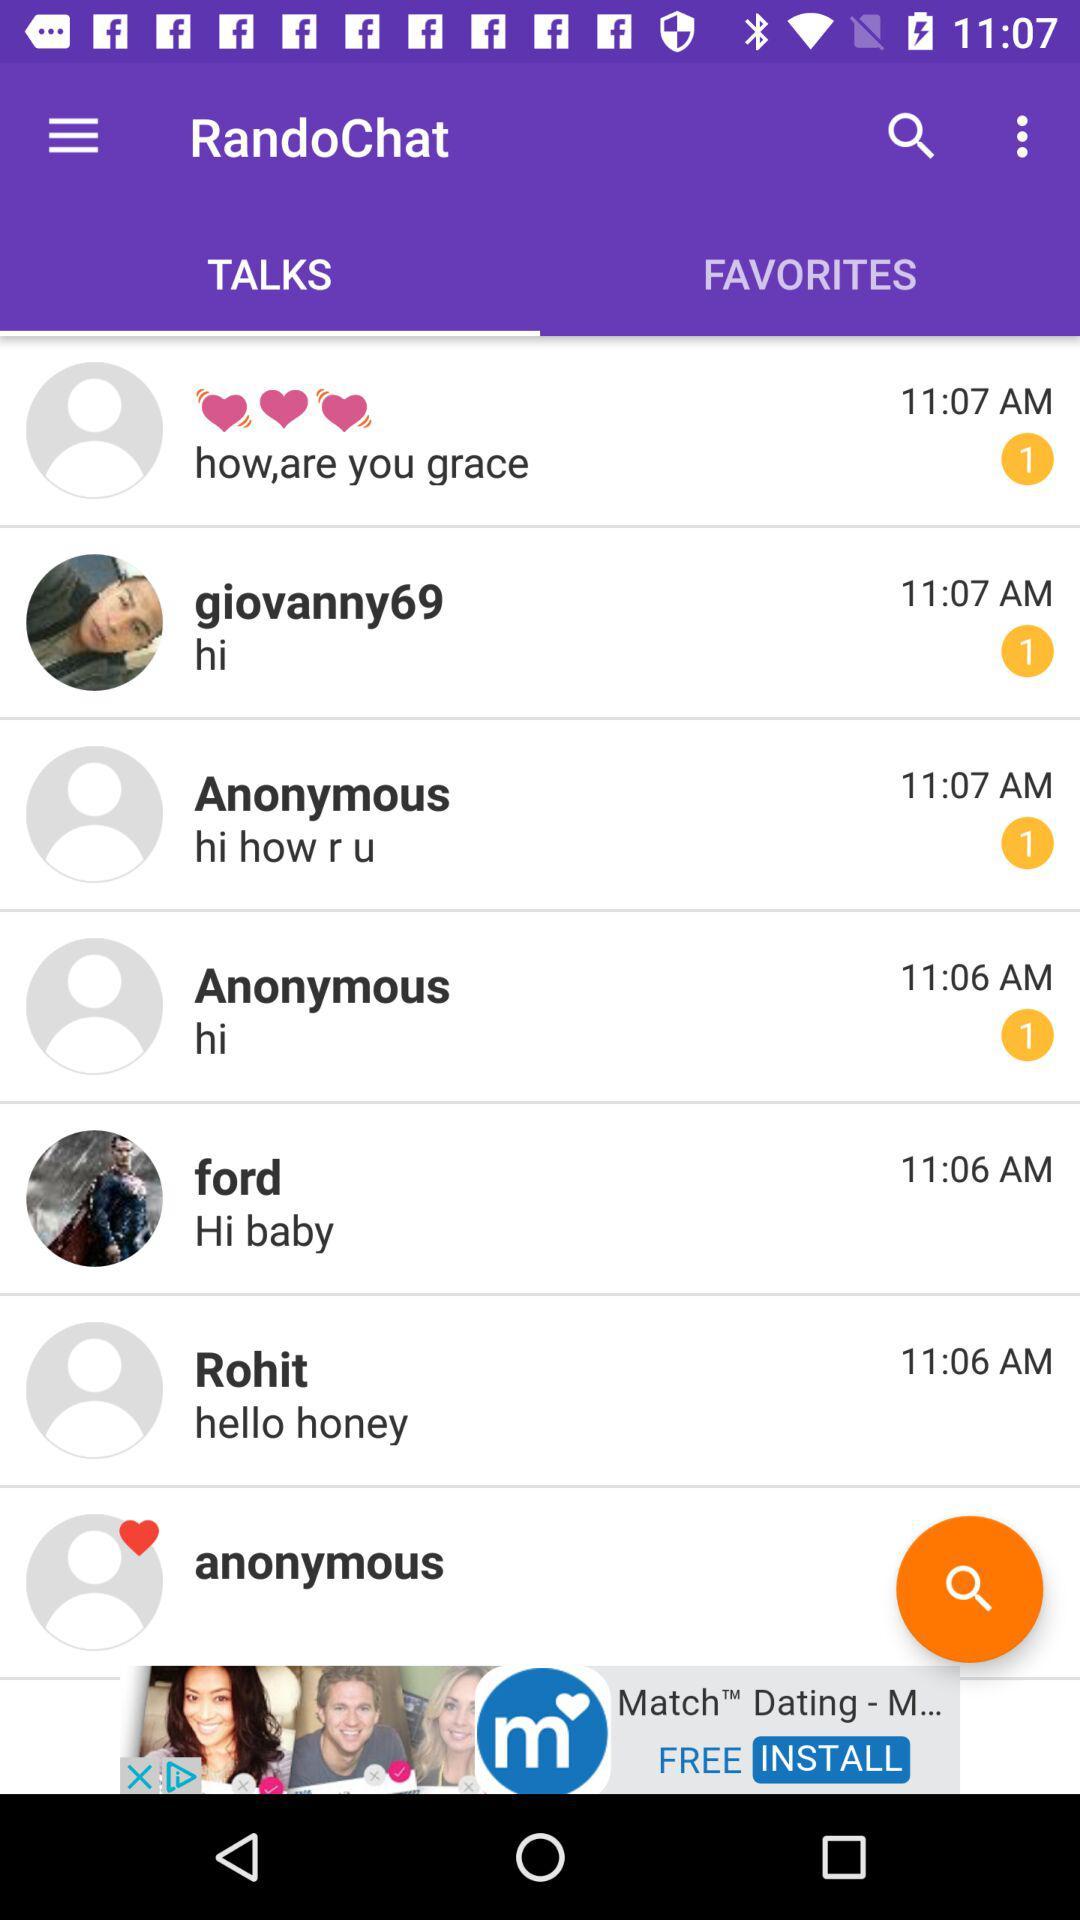 This screenshot has height=1920, width=1080. I want to click on the search icon, so click(968, 1588).